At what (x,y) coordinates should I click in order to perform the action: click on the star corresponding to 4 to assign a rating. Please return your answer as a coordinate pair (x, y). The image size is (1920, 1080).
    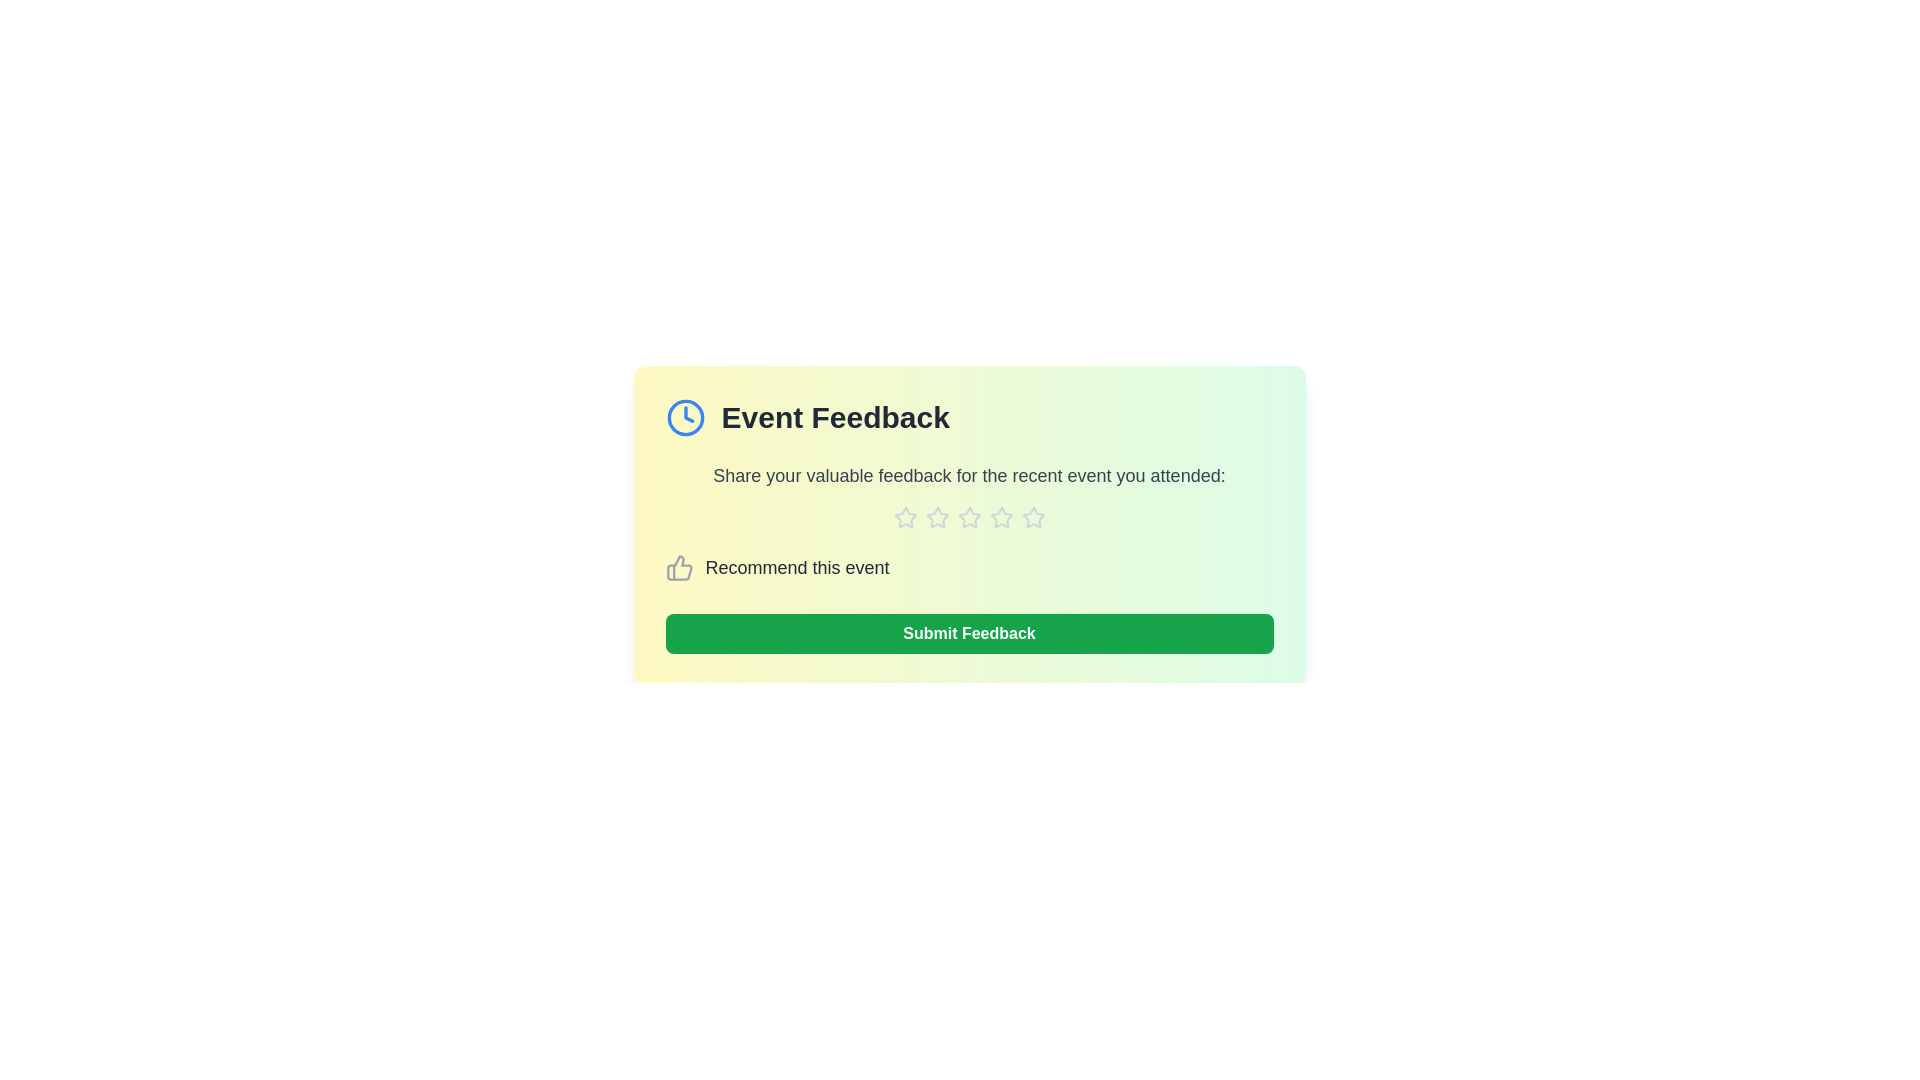
    Looking at the image, I should click on (1001, 516).